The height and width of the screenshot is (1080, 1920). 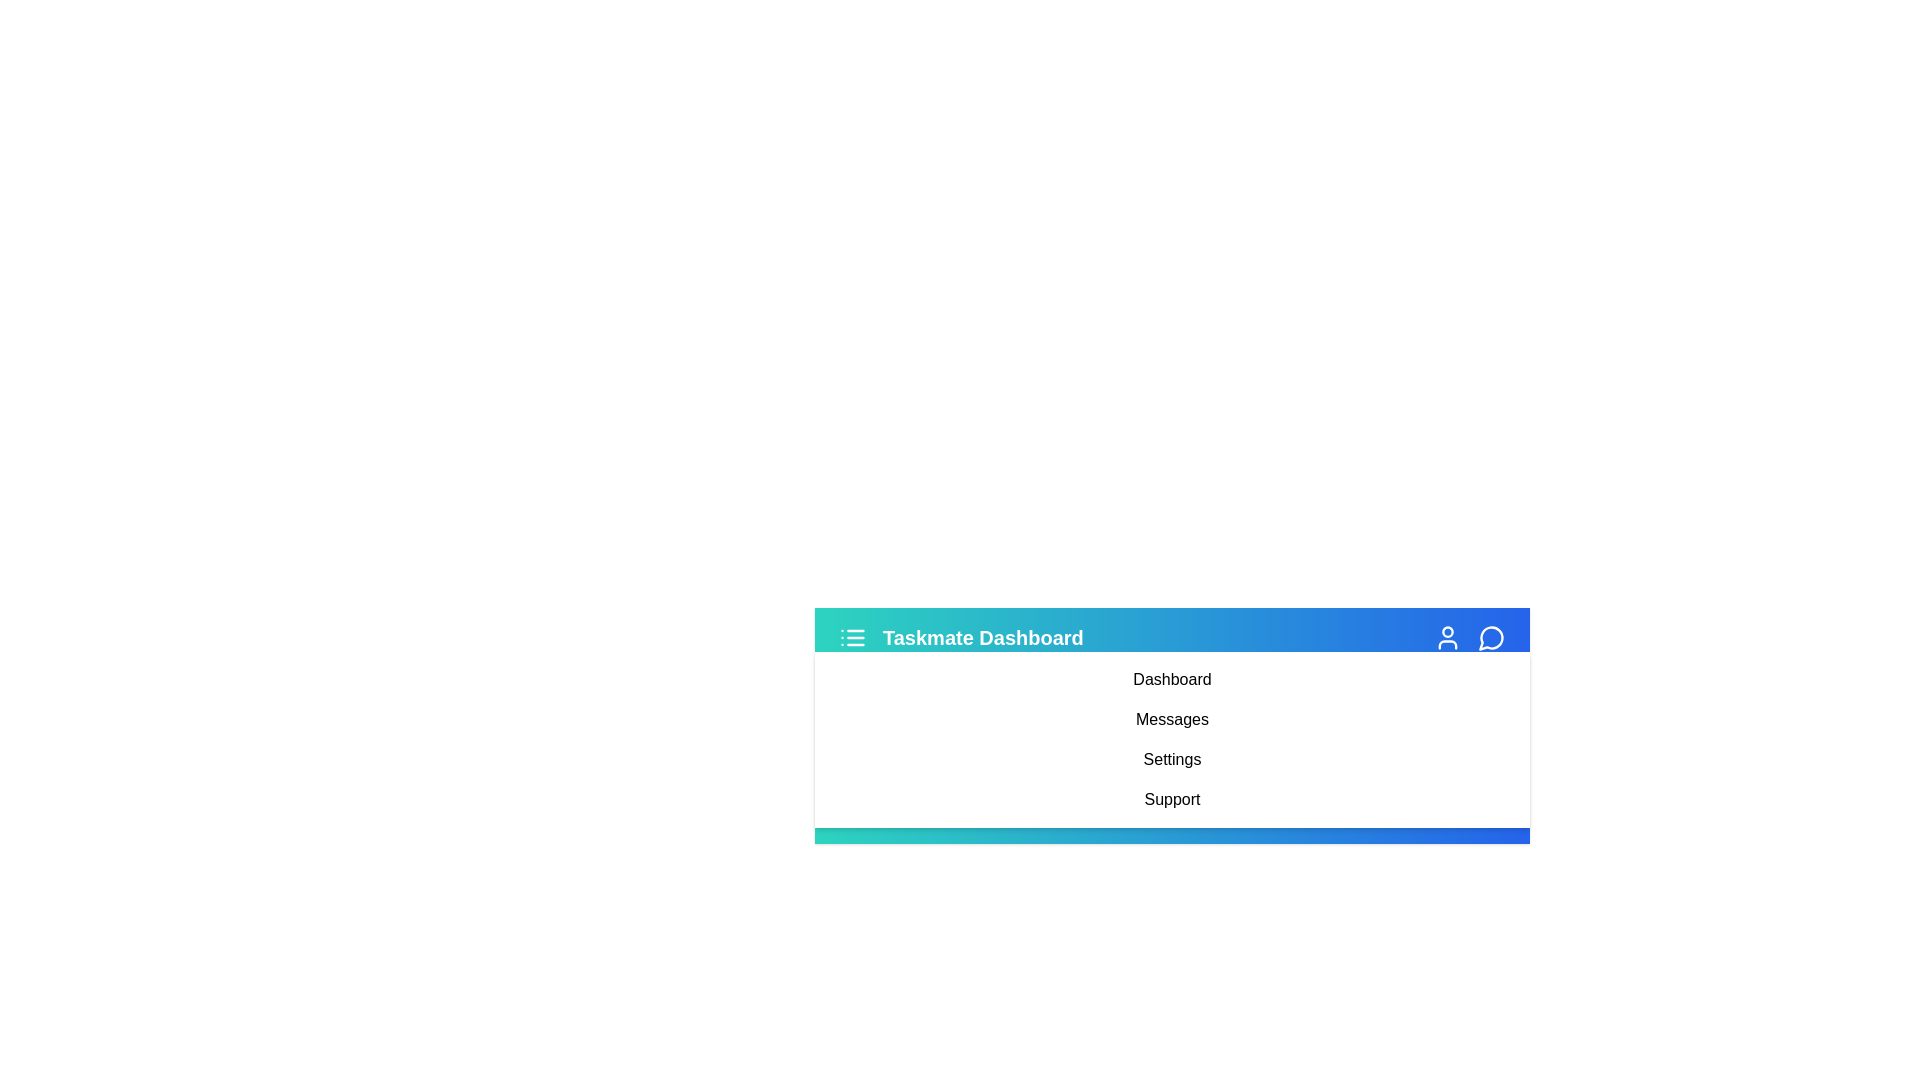 What do you see at coordinates (853, 637) in the screenshot?
I see `the hamburger menu icon to toggle the sidebar visibility` at bounding box center [853, 637].